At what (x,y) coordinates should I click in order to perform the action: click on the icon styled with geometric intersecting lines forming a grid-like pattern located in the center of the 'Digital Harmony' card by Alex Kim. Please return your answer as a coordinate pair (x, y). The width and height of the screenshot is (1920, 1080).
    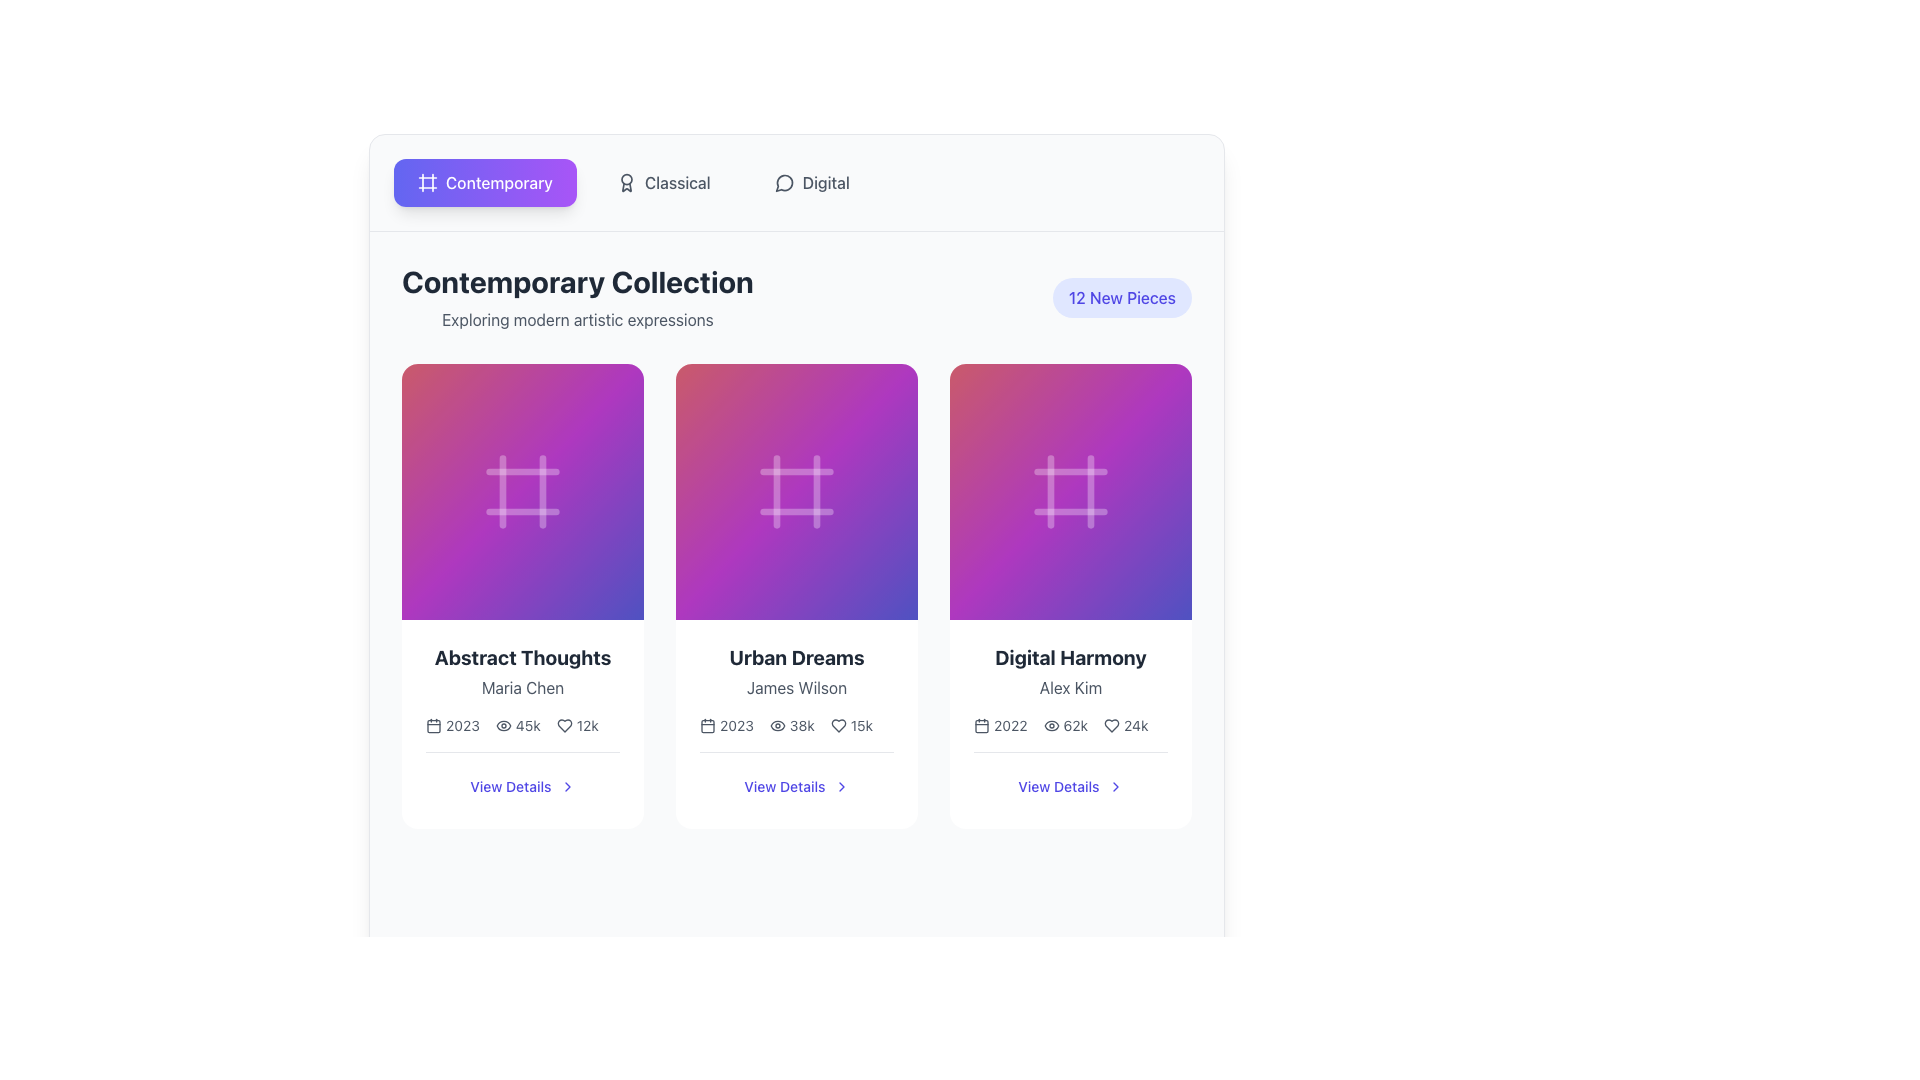
    Looking at the image, I should click on (1069, 492).